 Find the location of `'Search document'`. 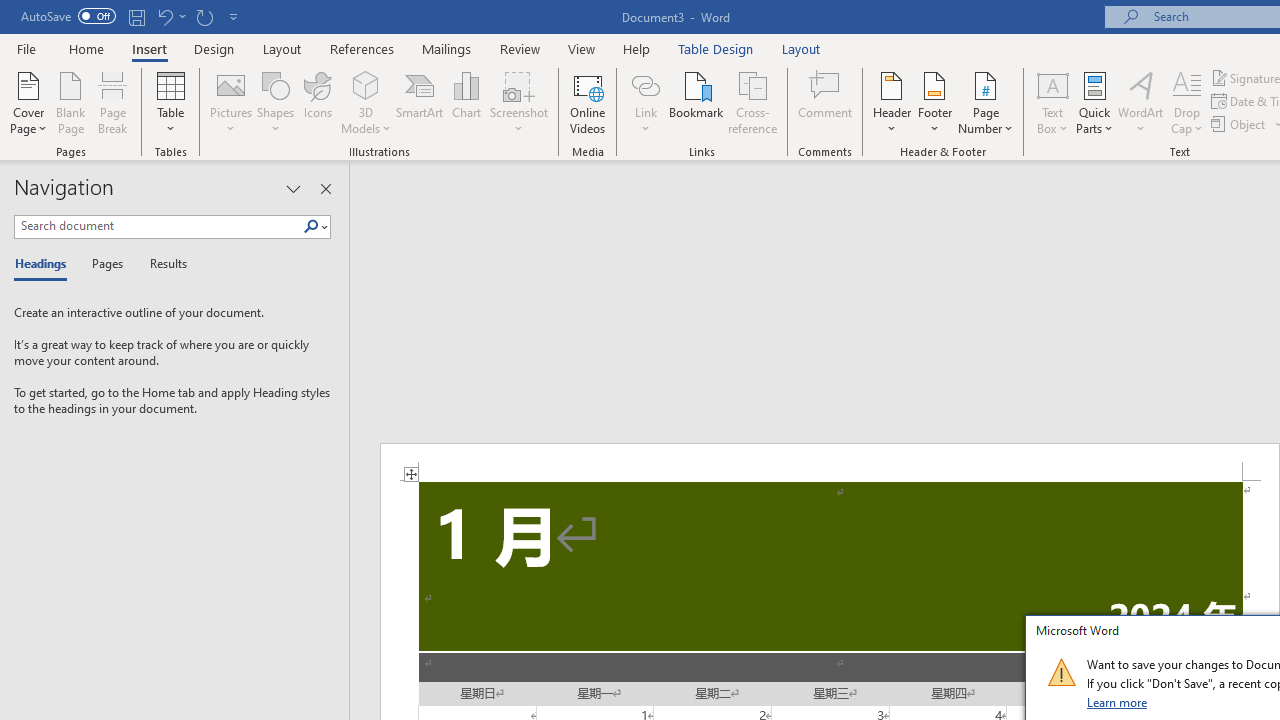

'Search document' is located at coordinates (157, 225).